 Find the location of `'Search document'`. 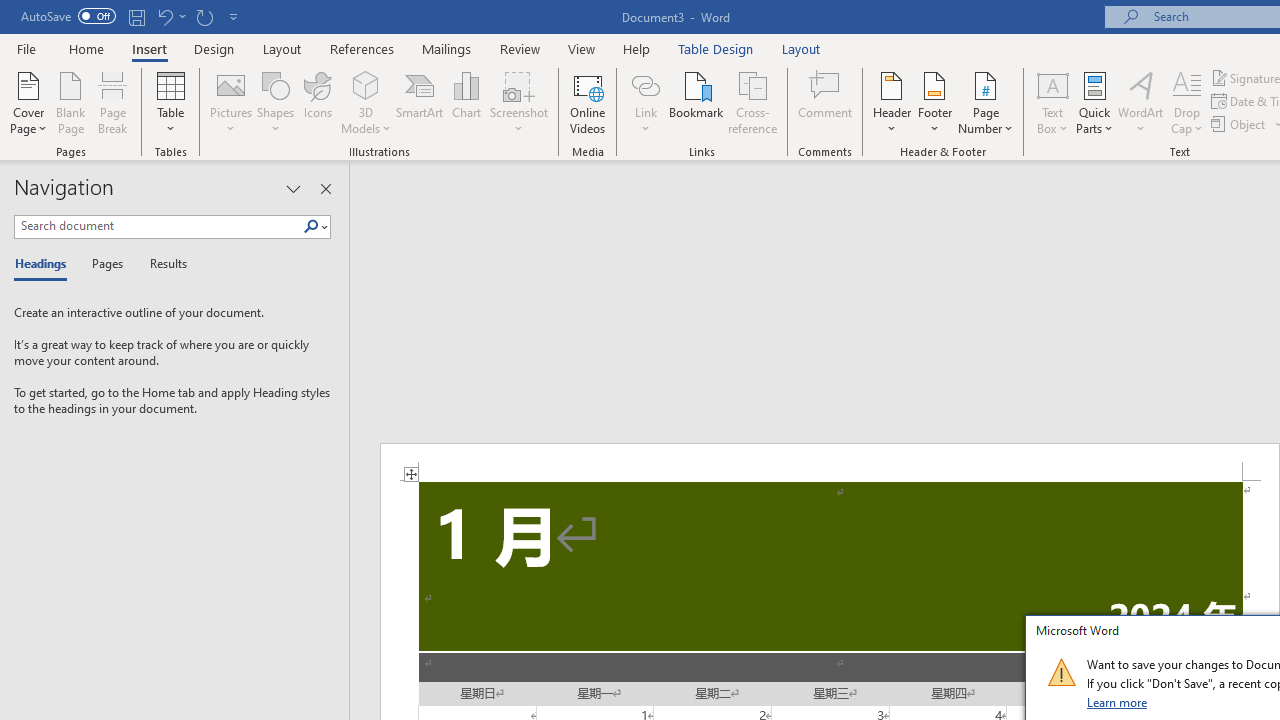

'Search document' is located at coordinates (157, 225).